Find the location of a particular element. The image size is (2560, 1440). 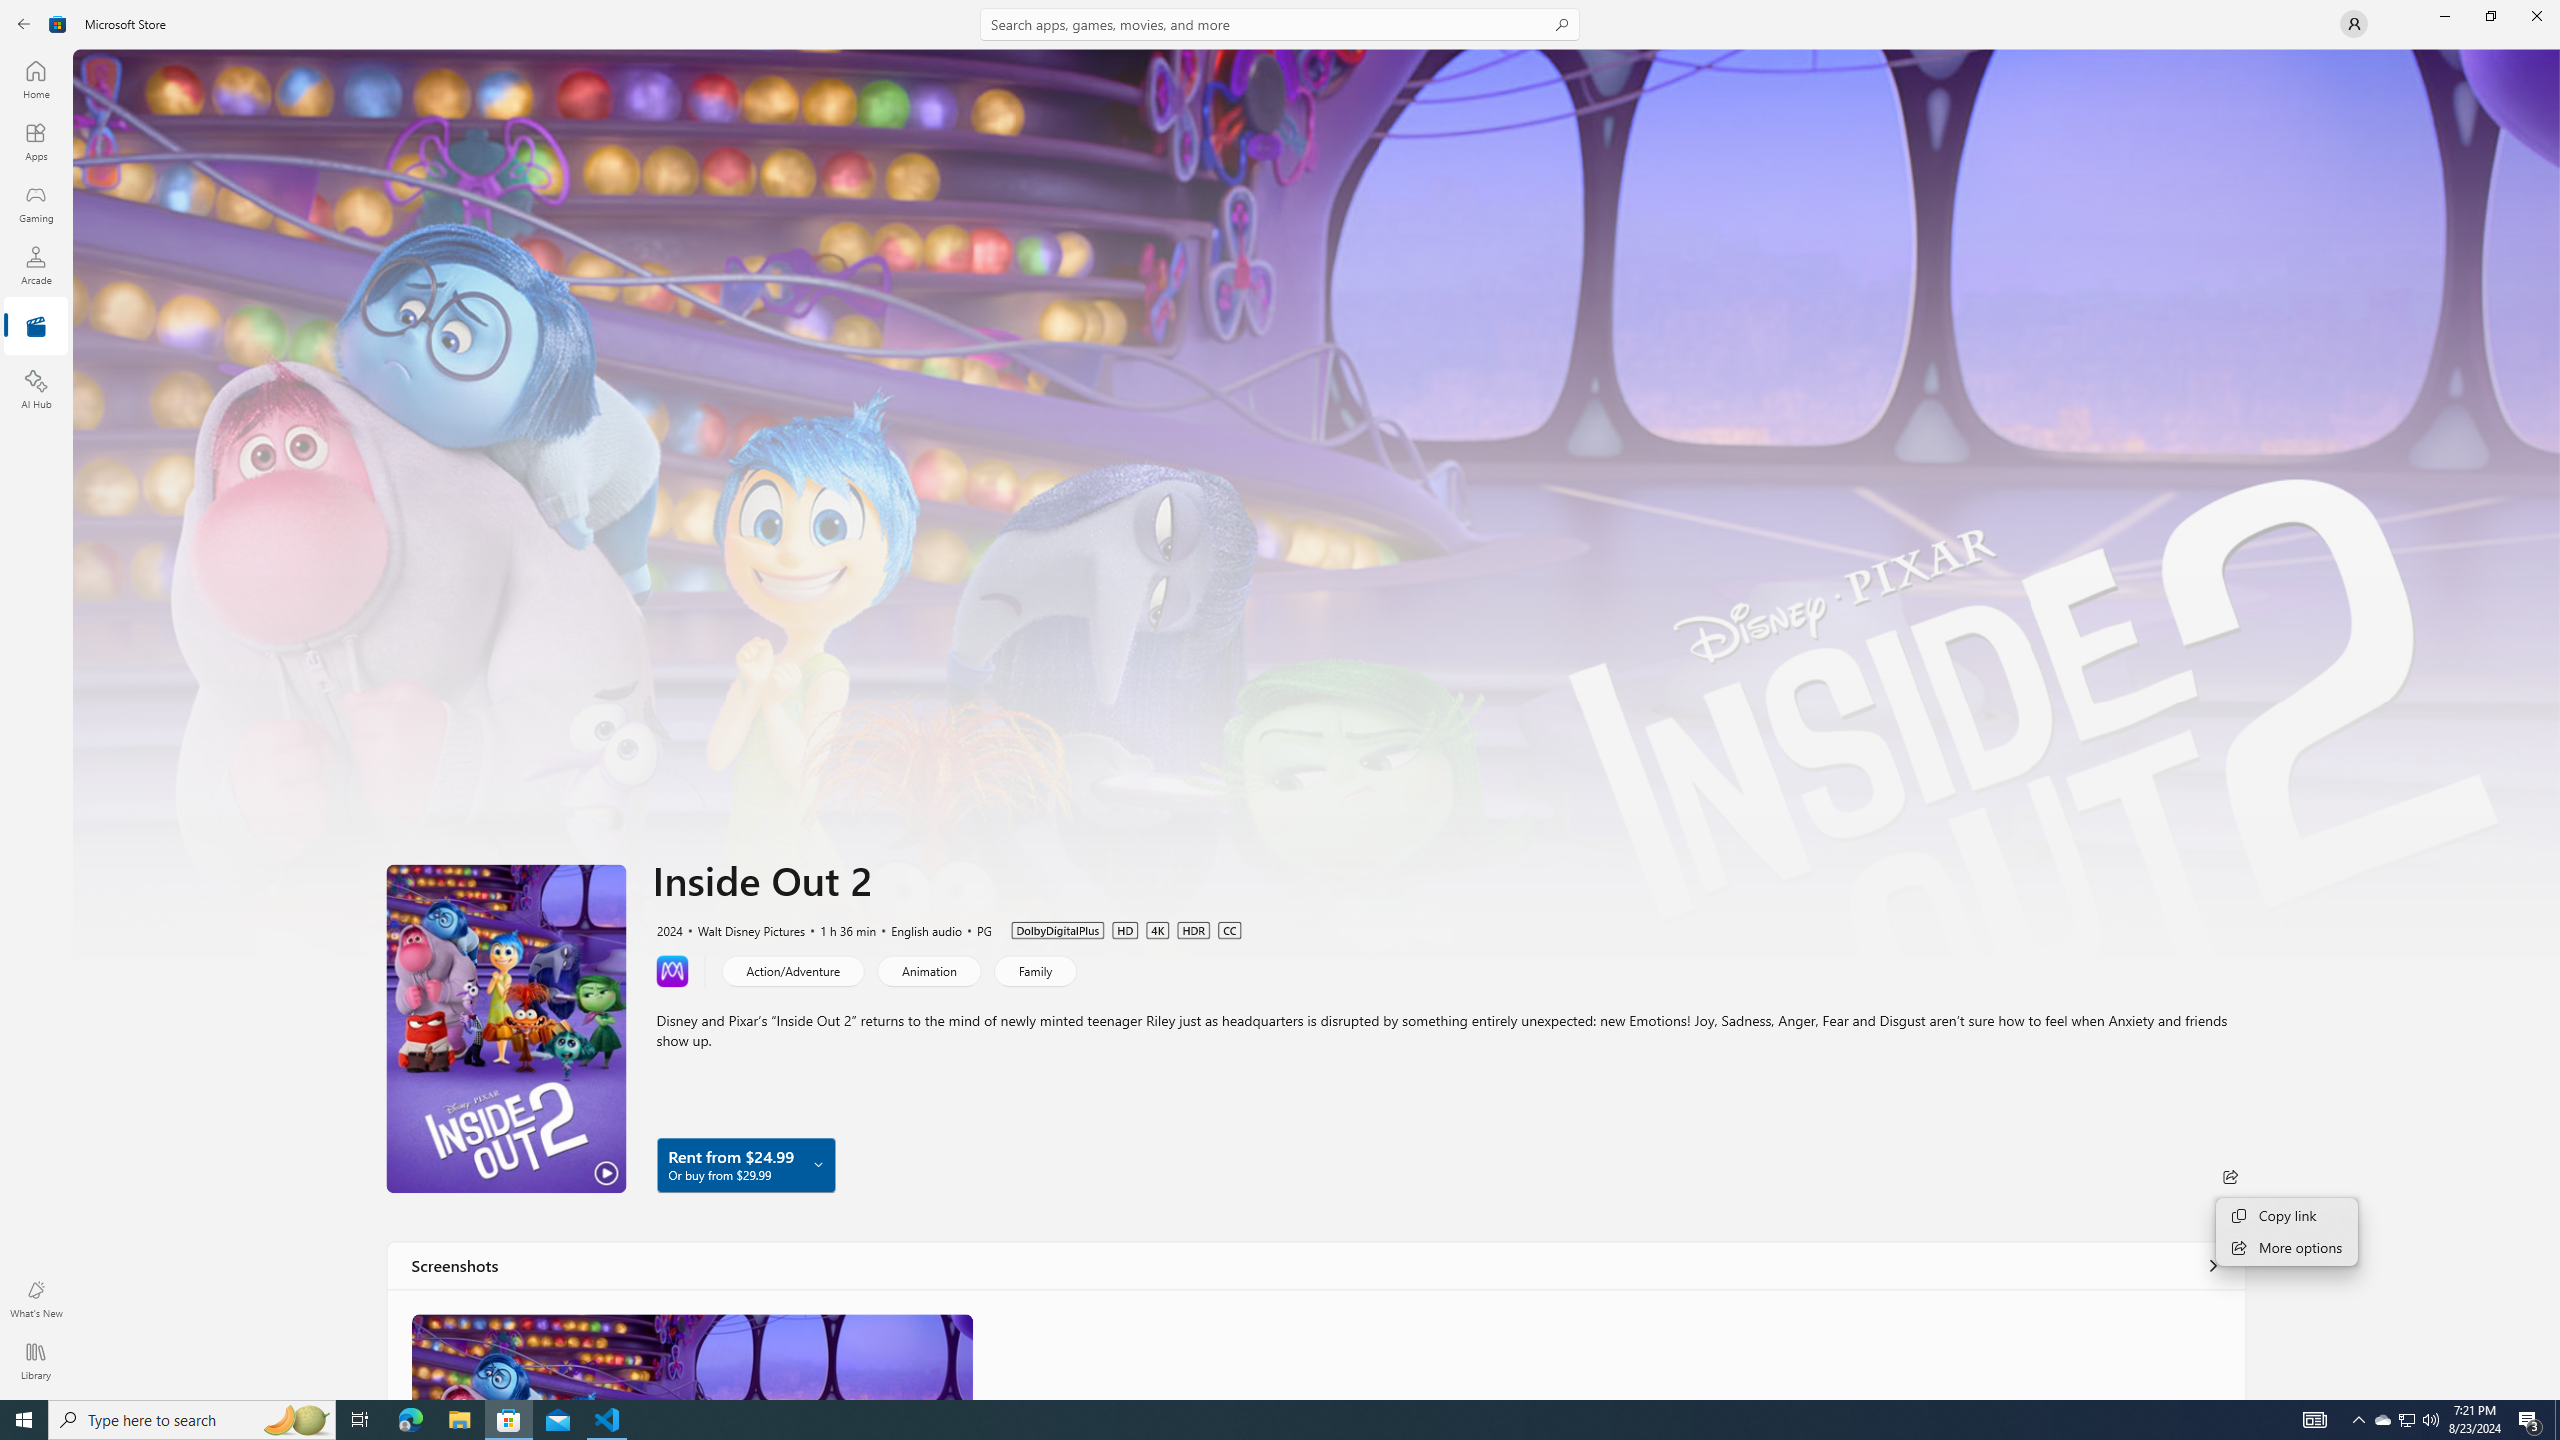

'2024' is located at coordinates (668, 928).